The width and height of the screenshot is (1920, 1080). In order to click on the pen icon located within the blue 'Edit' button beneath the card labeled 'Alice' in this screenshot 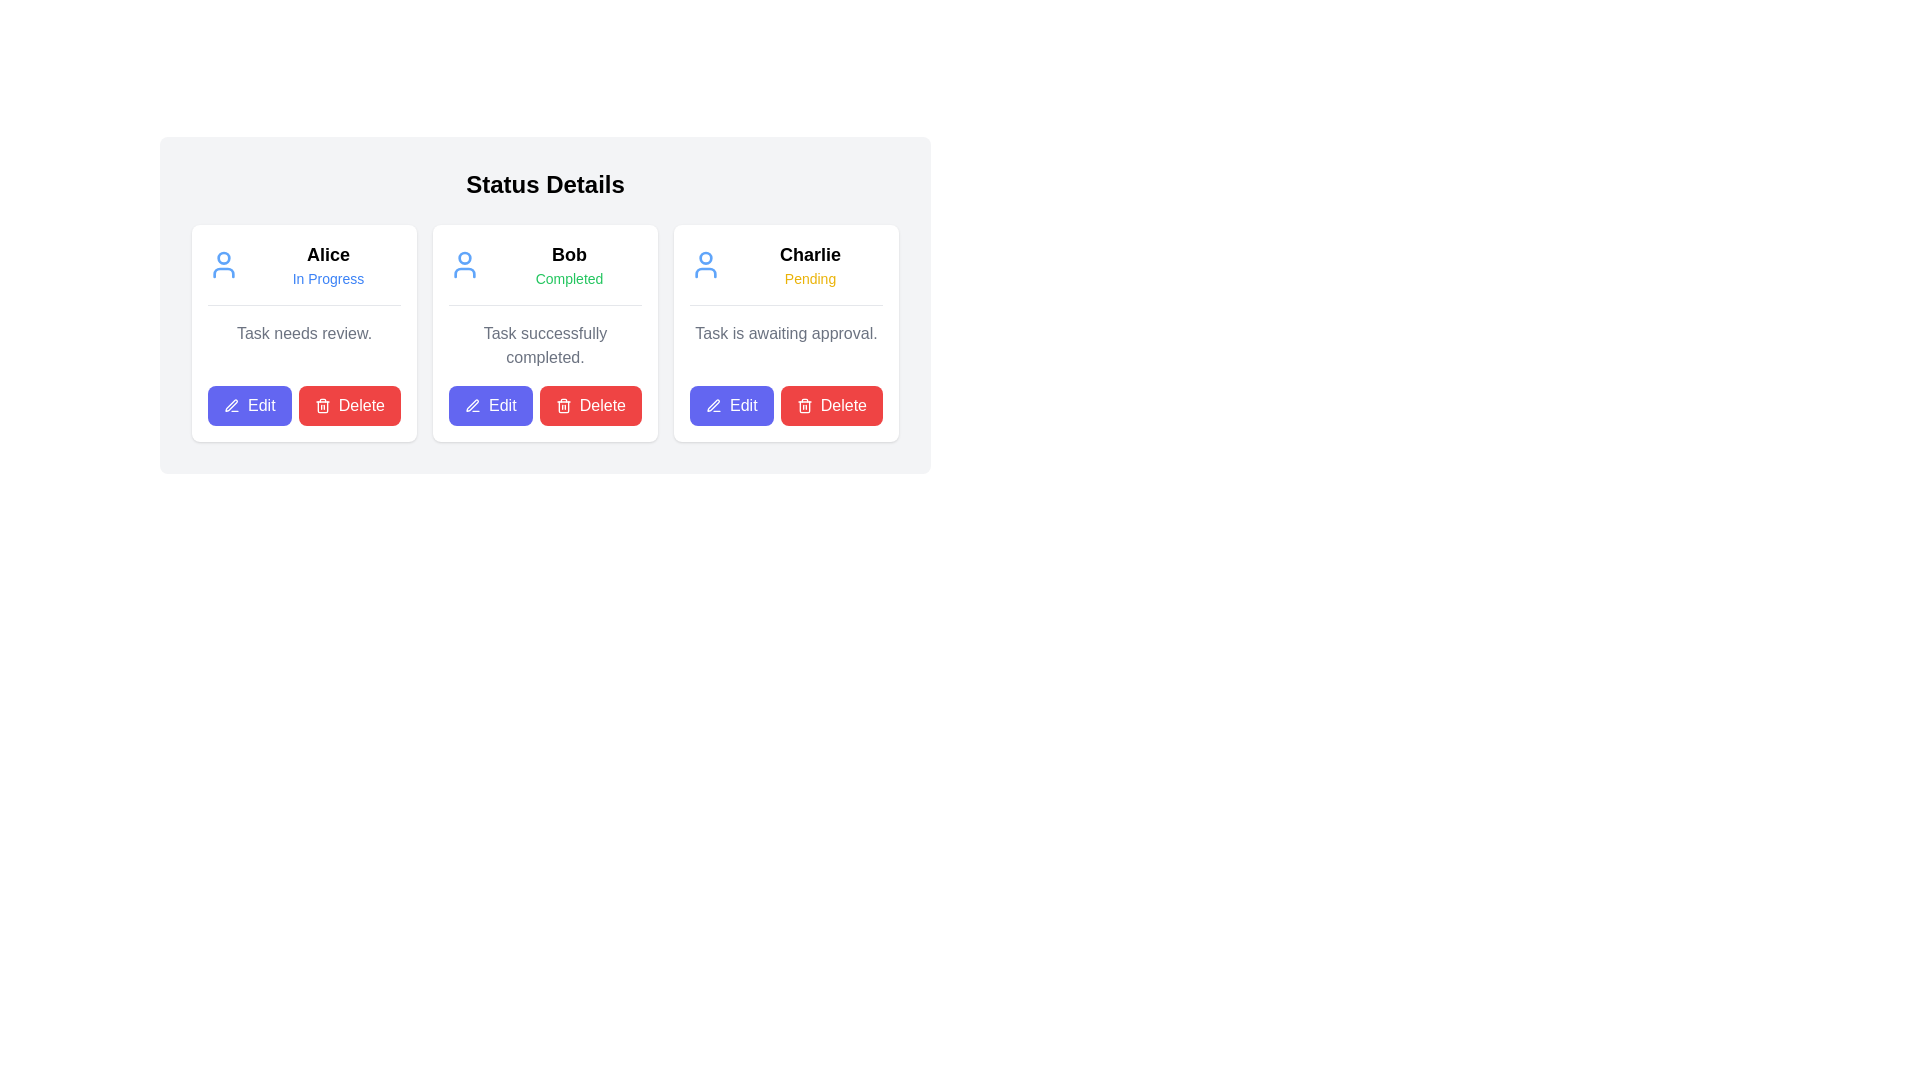, I will do `click(231, 405)`.